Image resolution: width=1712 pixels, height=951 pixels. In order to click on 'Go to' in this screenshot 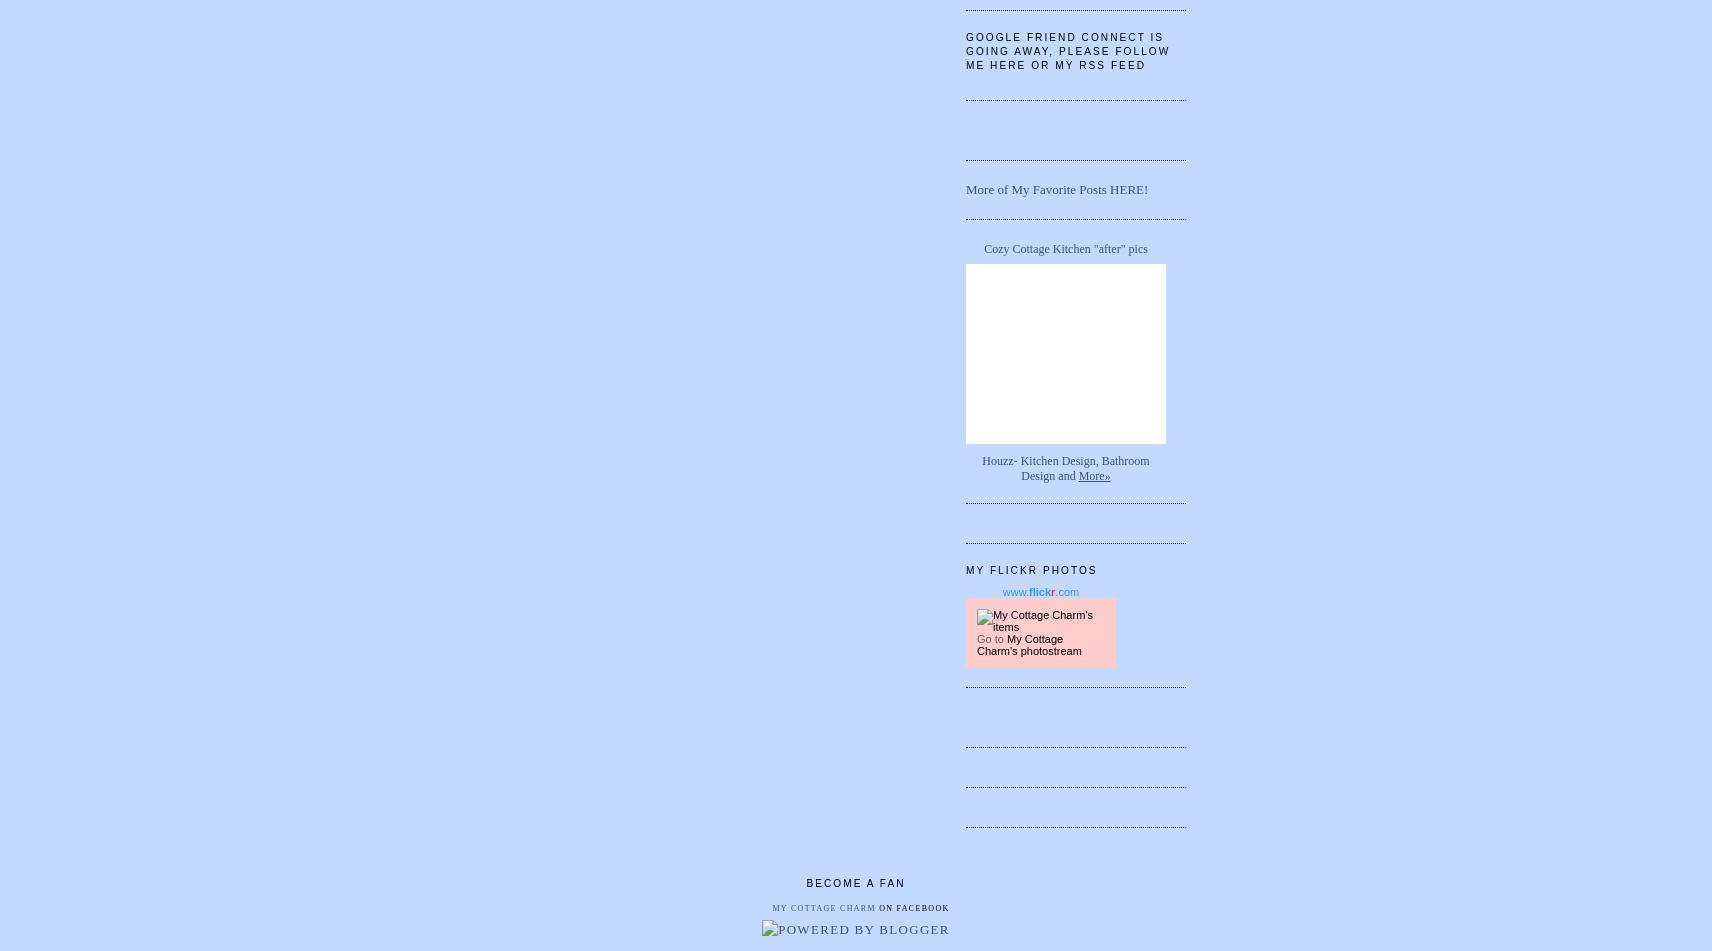, I will do `click(976, 637)`.